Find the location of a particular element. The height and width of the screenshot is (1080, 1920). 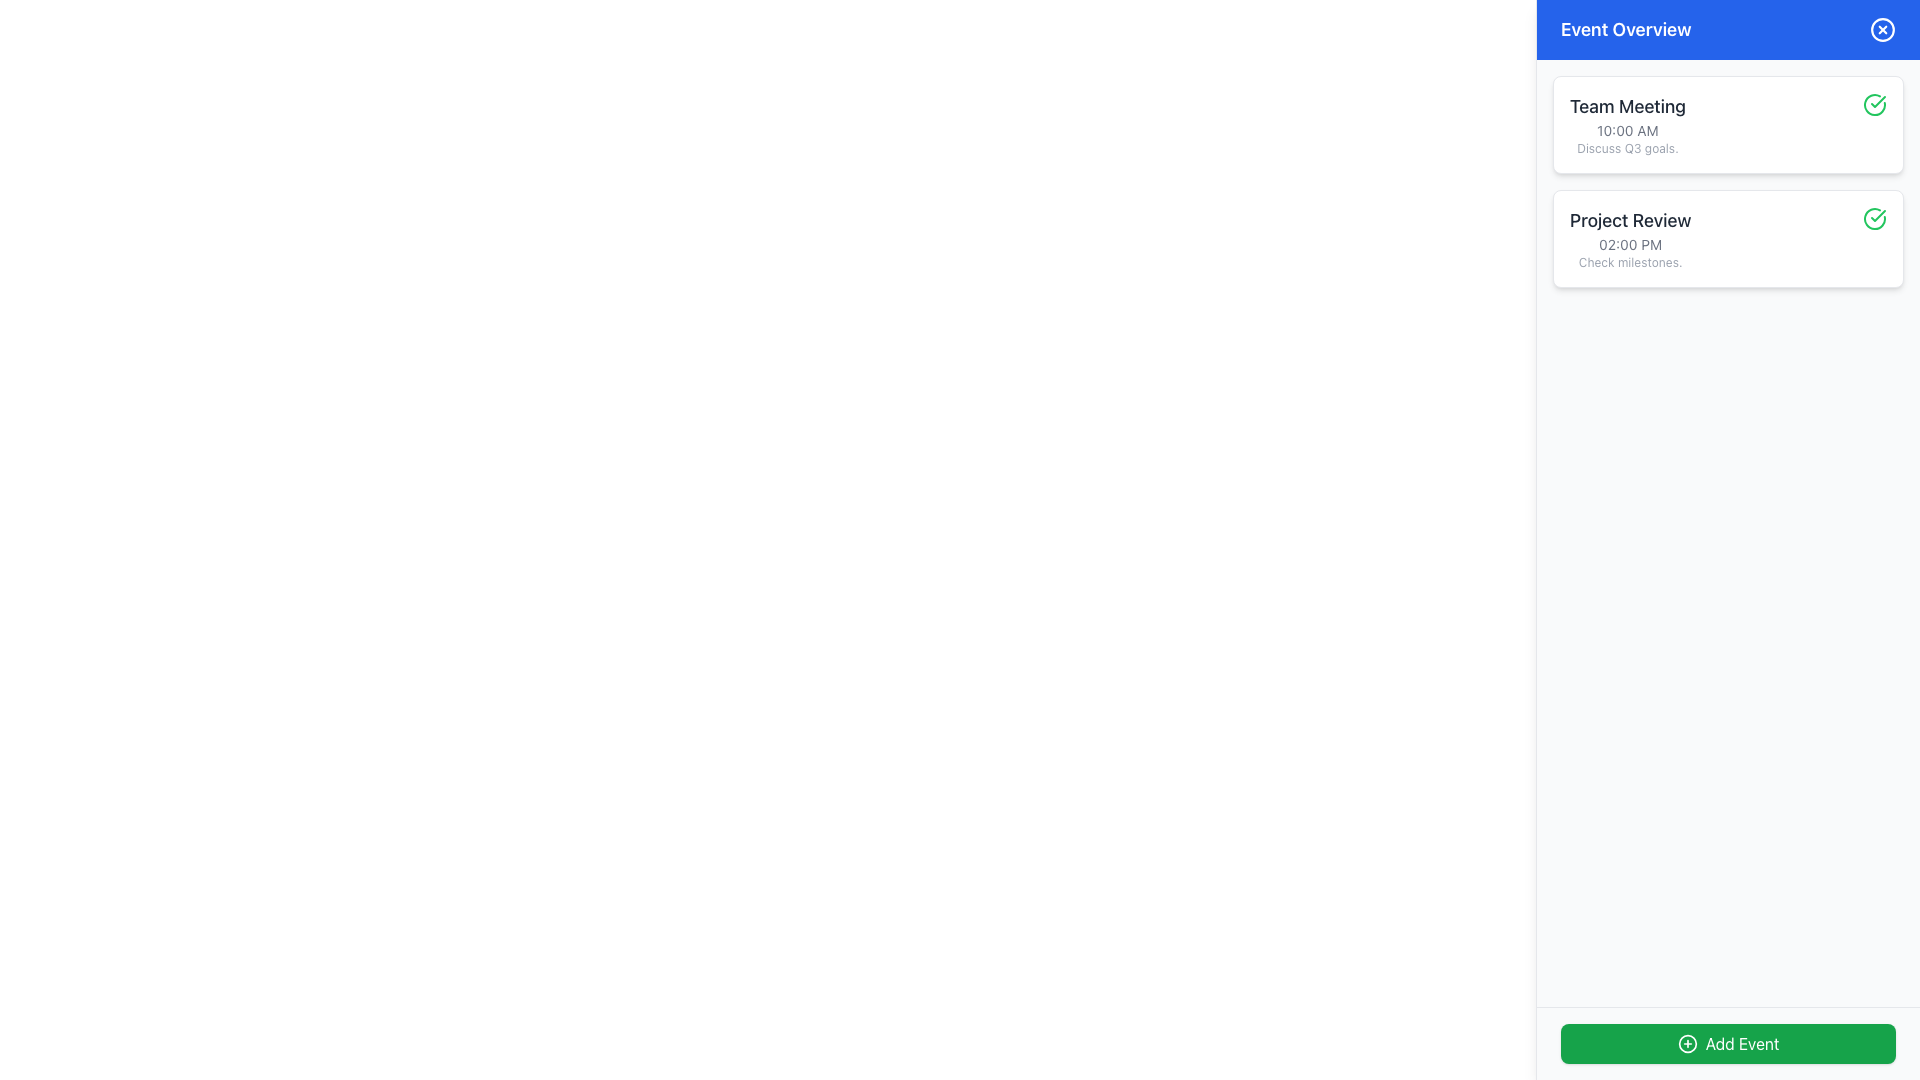

the 'Team Meeting' text label is located at coordinates (1627, 107).